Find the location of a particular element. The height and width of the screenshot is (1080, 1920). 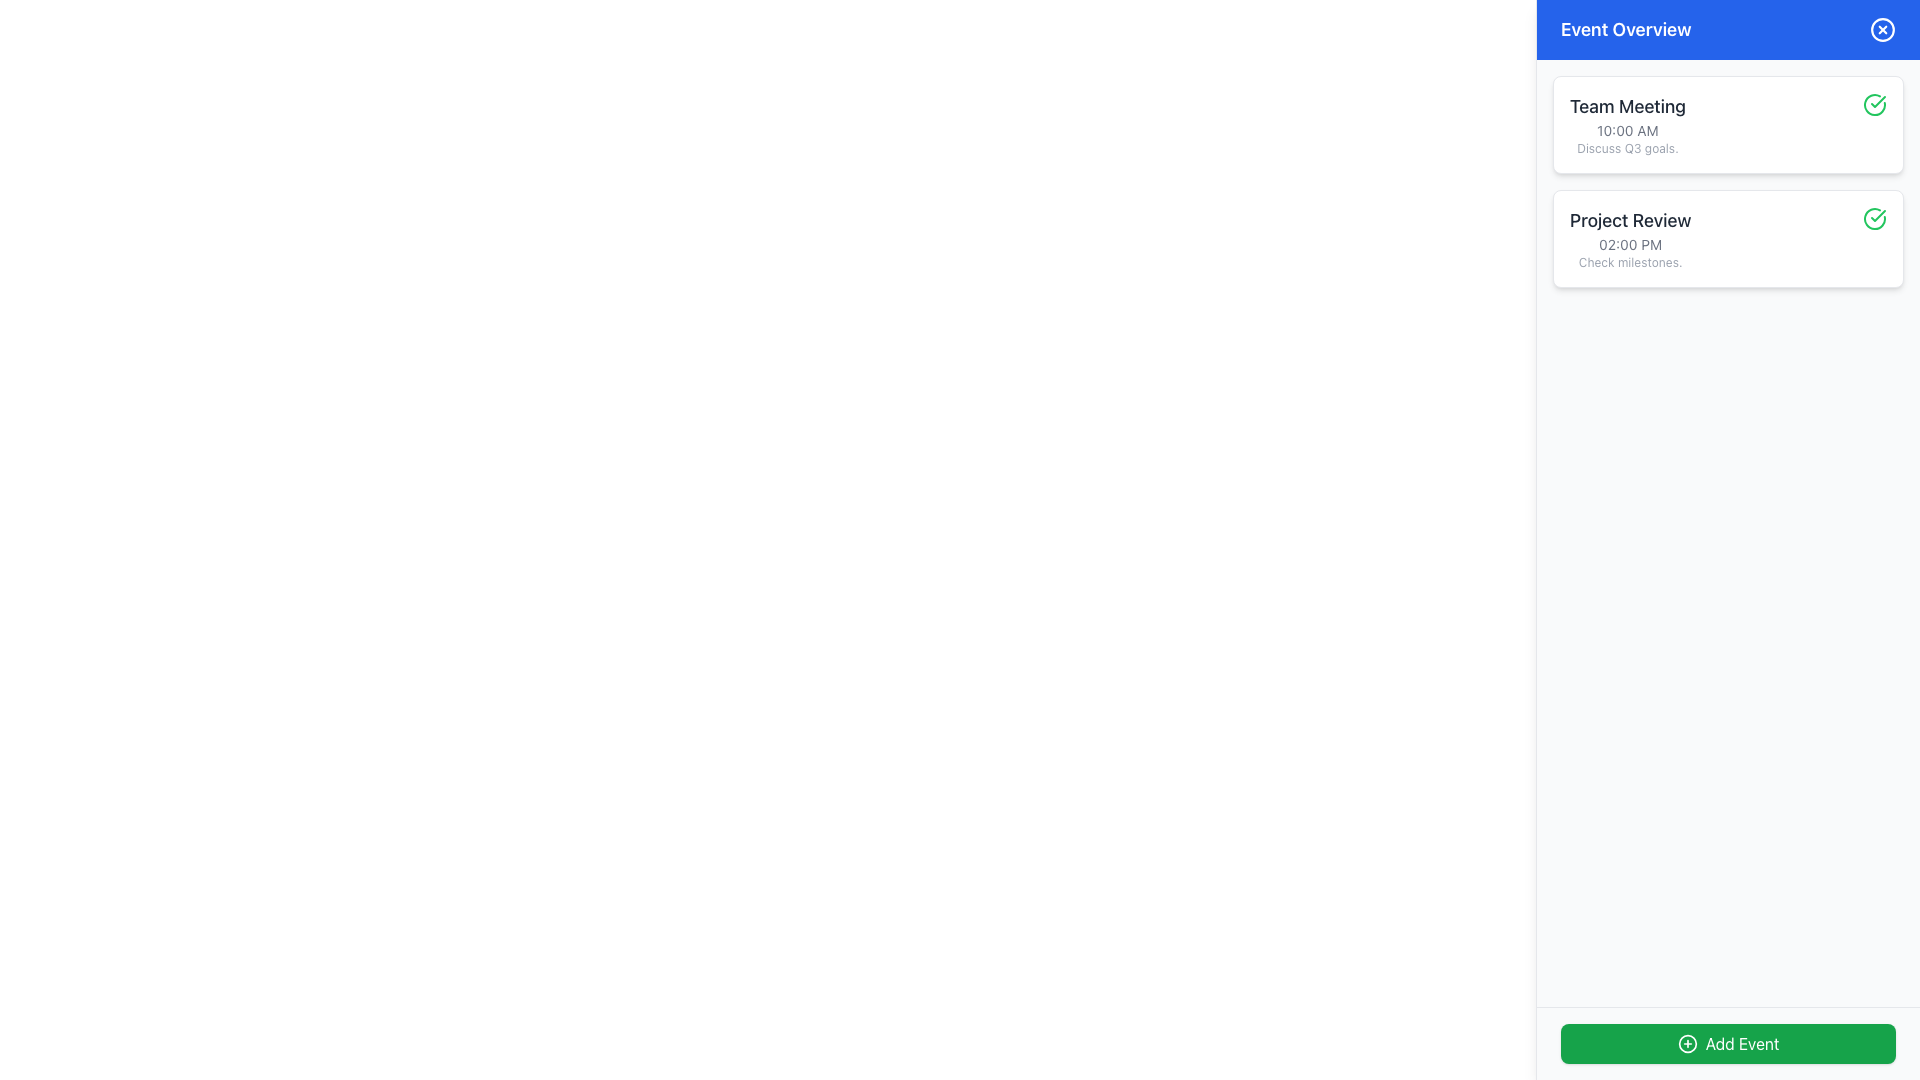

the 'Team Meeting' text label is located at coordinates (1627, 107).